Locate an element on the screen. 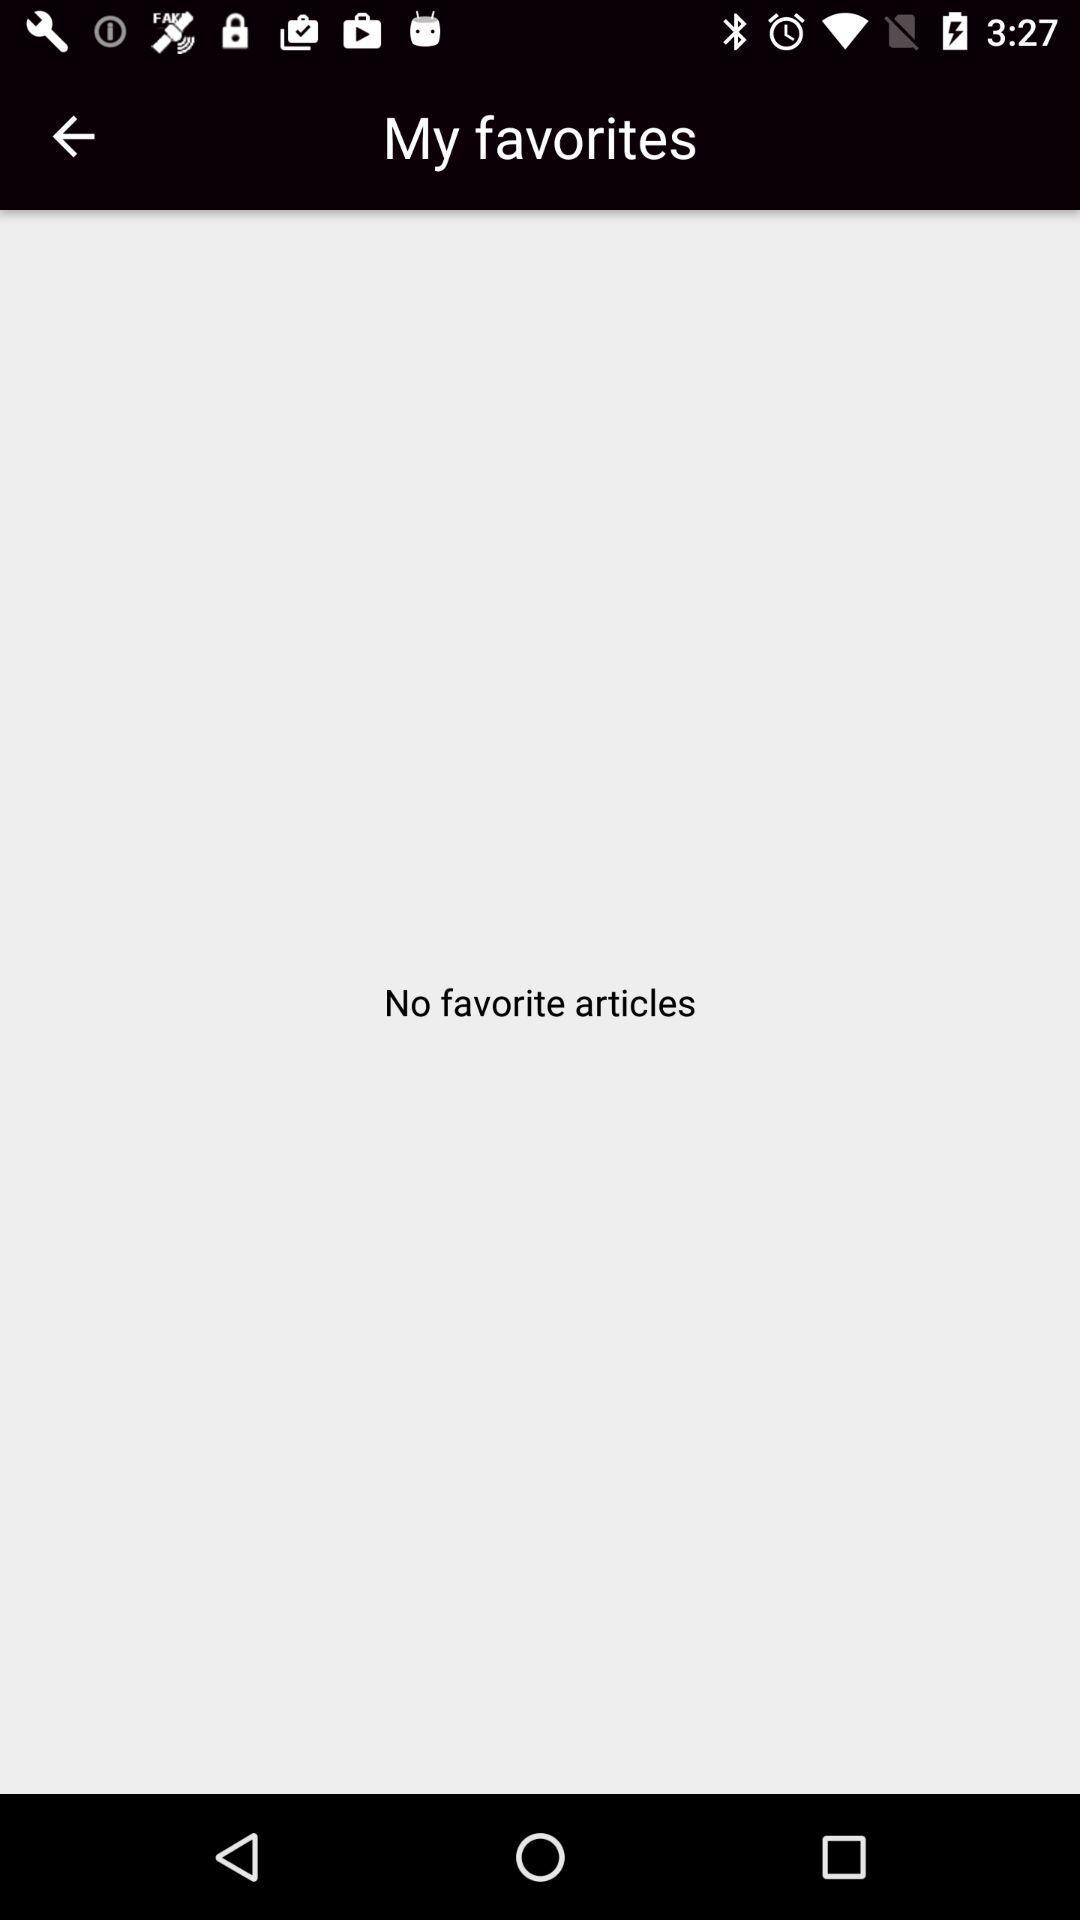 The height and width of the screenshot is (1920, 1080). the item to the left of the my favorites is located at coordinates (72, 135).